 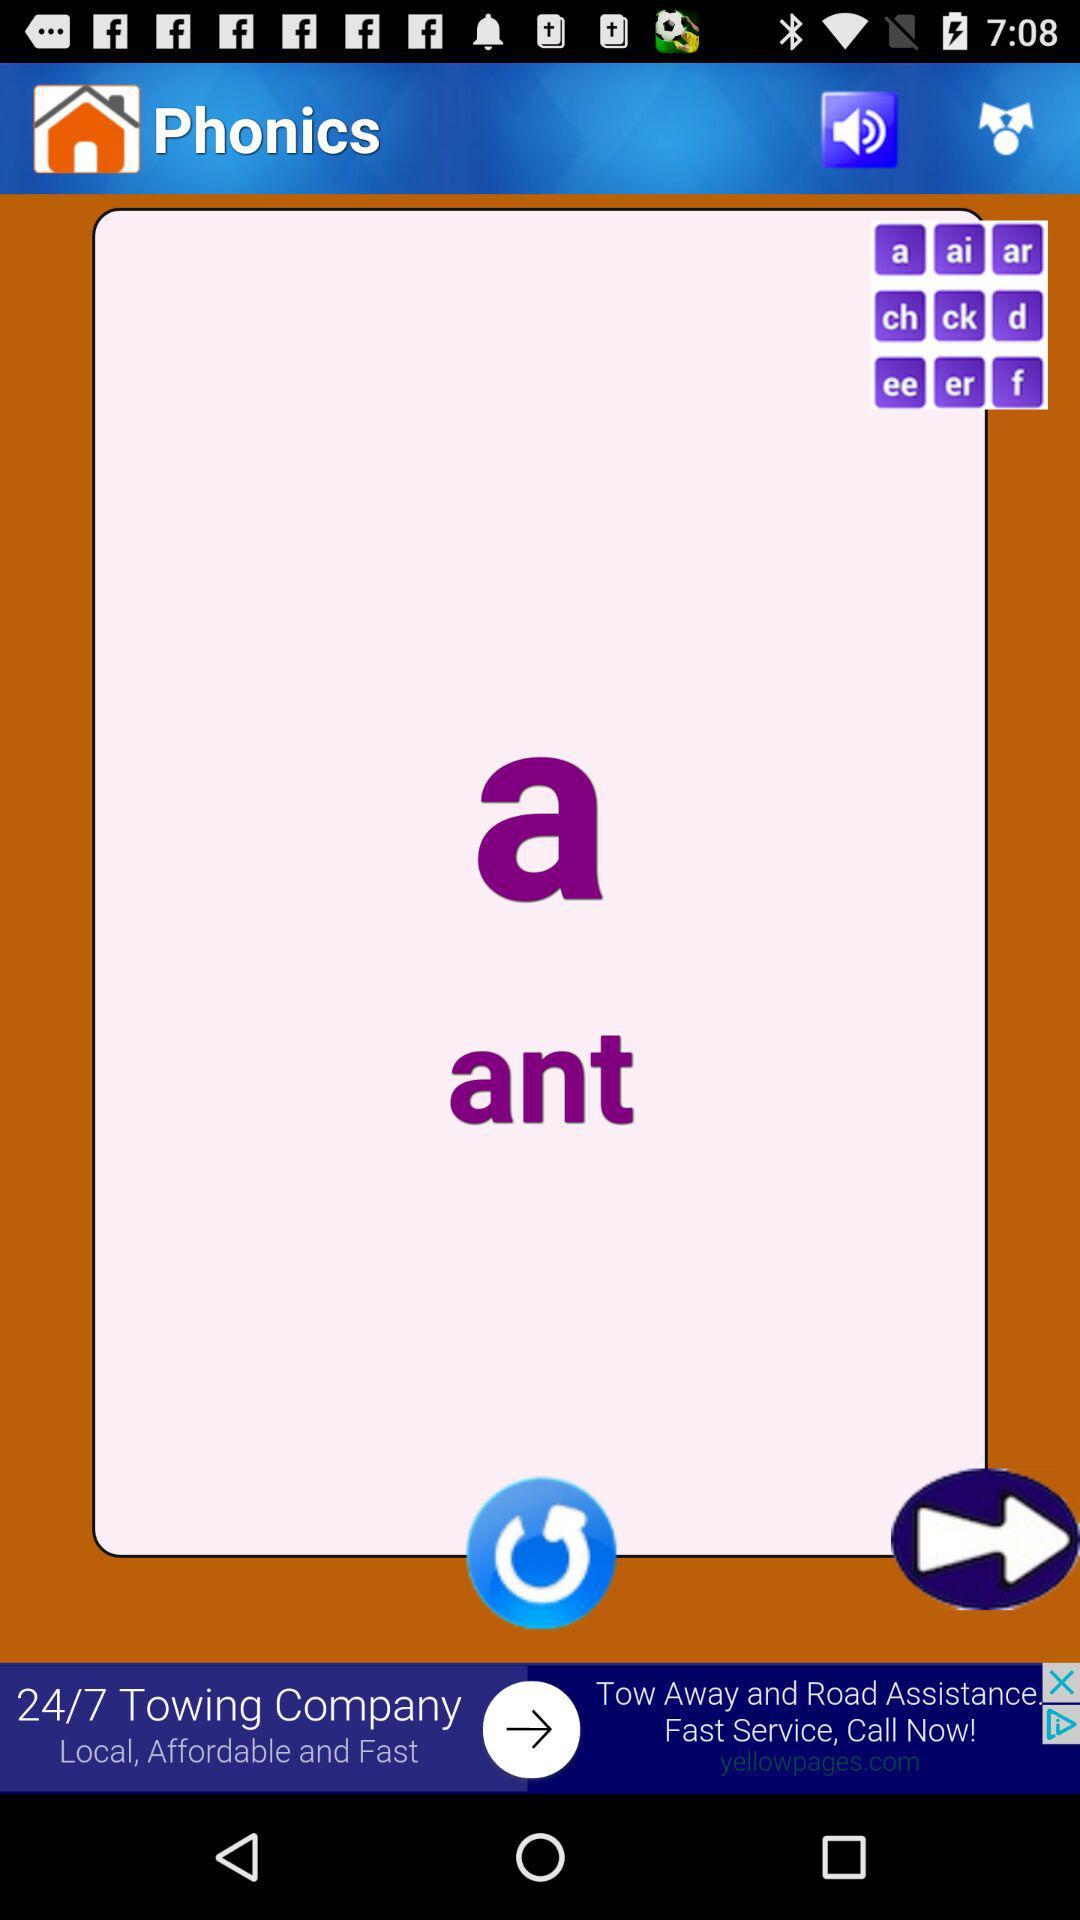 I want to click on menu button, so click(x=958, y=314).